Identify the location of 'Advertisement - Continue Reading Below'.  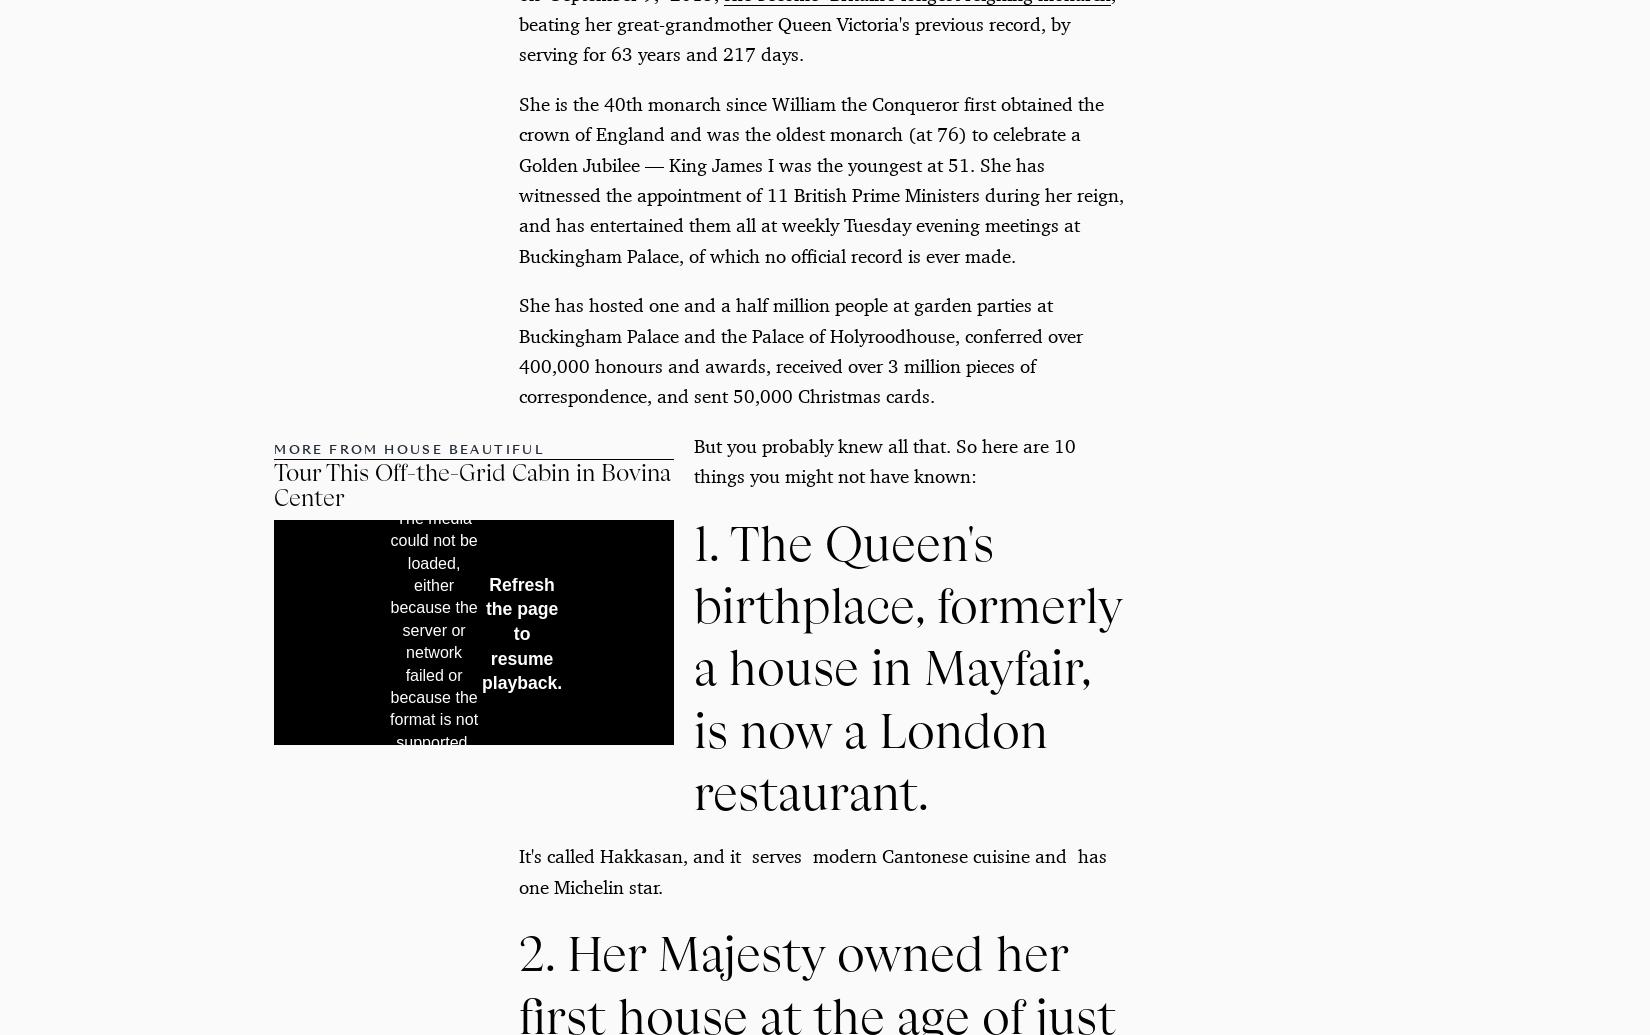
(718, 533).